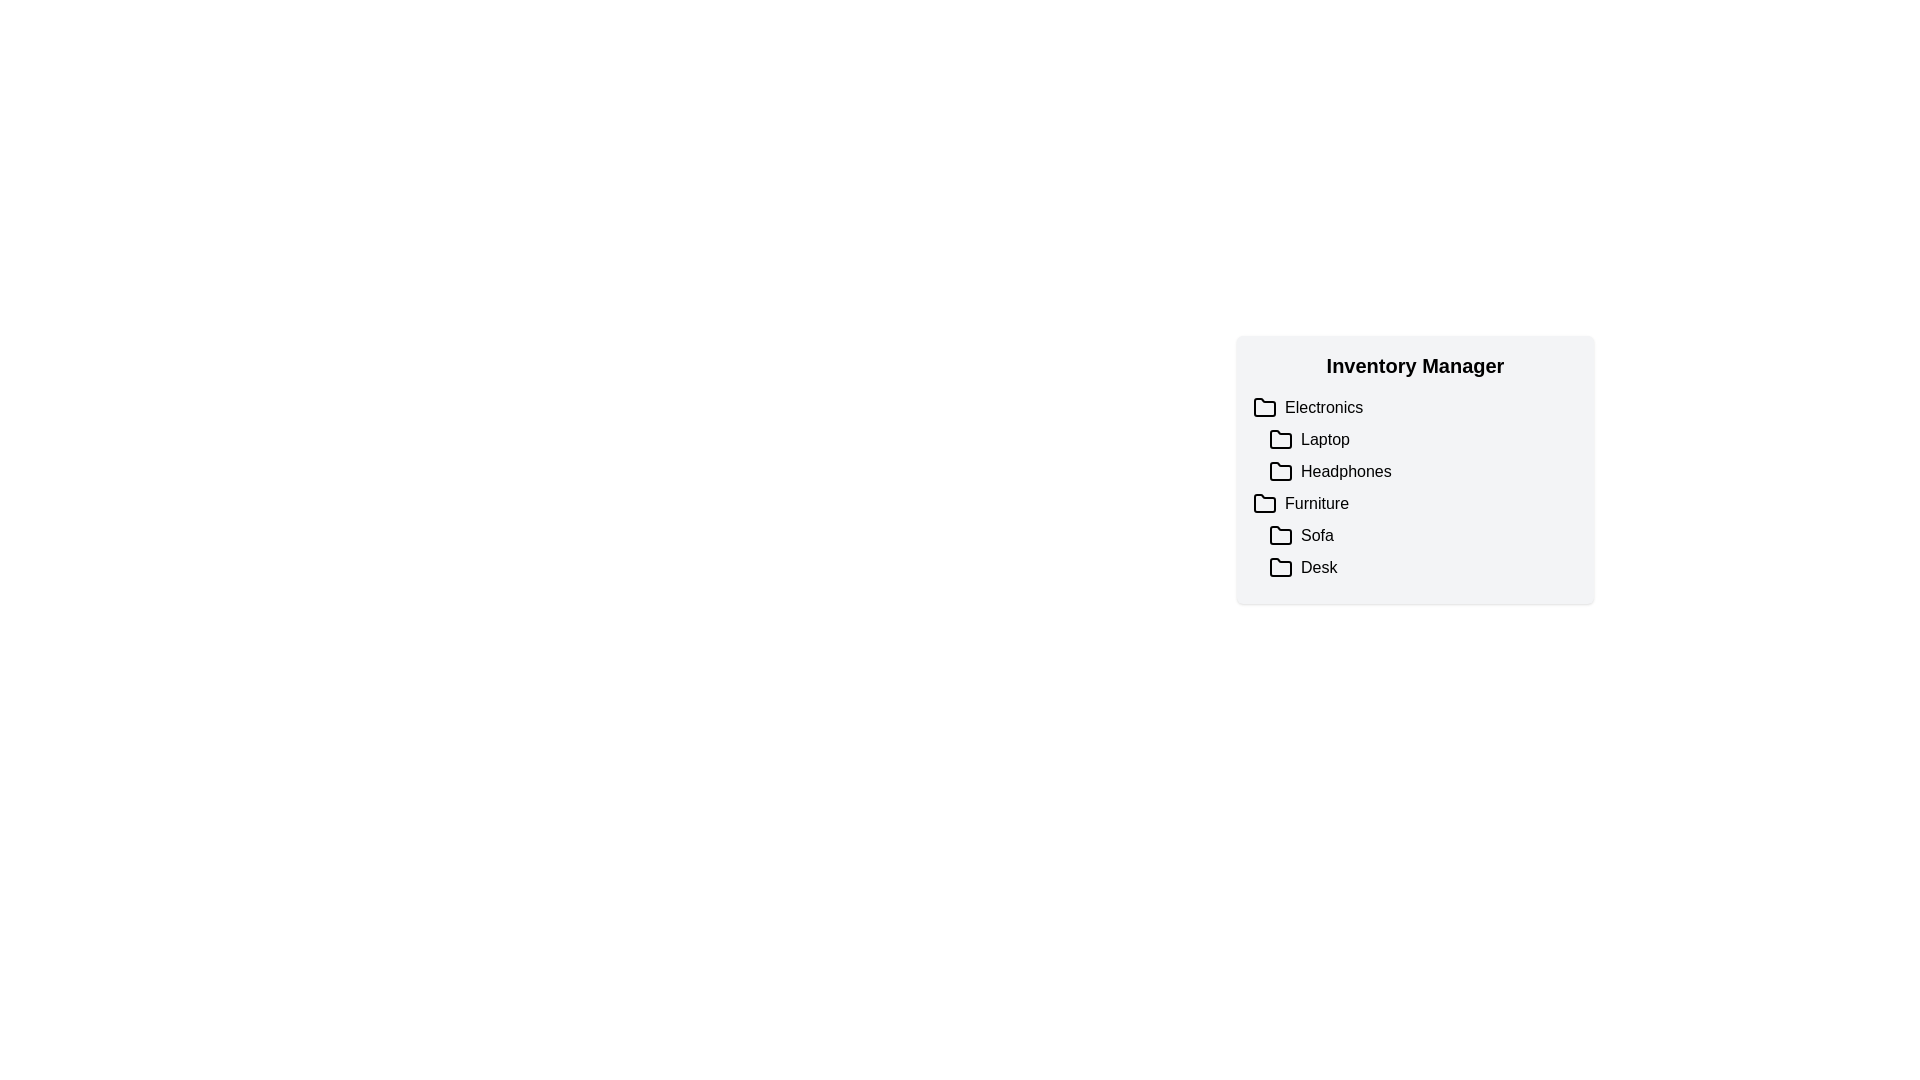  What do you see at coordinates (1281, 438) in the screenshot?
I see `the folder icon that visually identifies the 'Laptop' entry in the Inventory Manager list, which is positioned directly left of the 'Laptop' text item` at bounding box center [1281, 438].